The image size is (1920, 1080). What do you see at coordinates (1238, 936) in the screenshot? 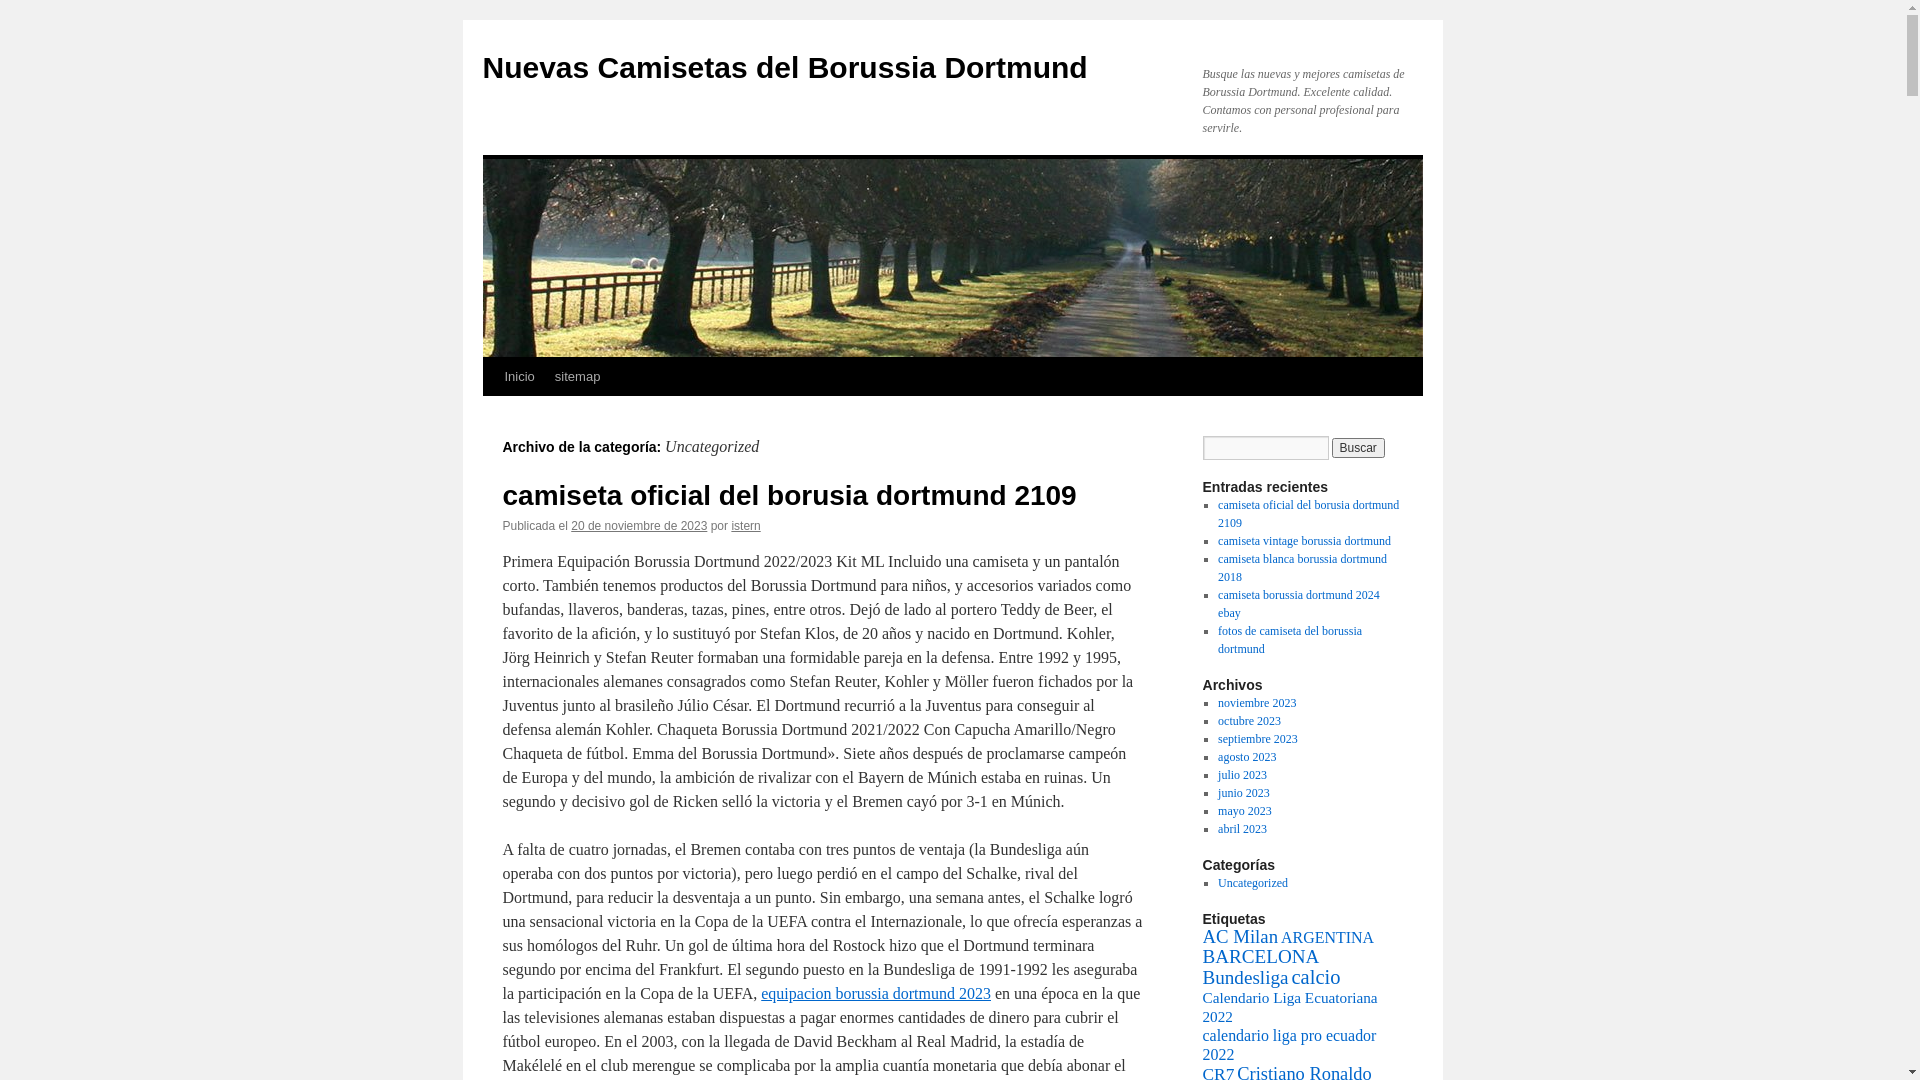
I see `'AC Milan'` at bounding box center [1238, 936].